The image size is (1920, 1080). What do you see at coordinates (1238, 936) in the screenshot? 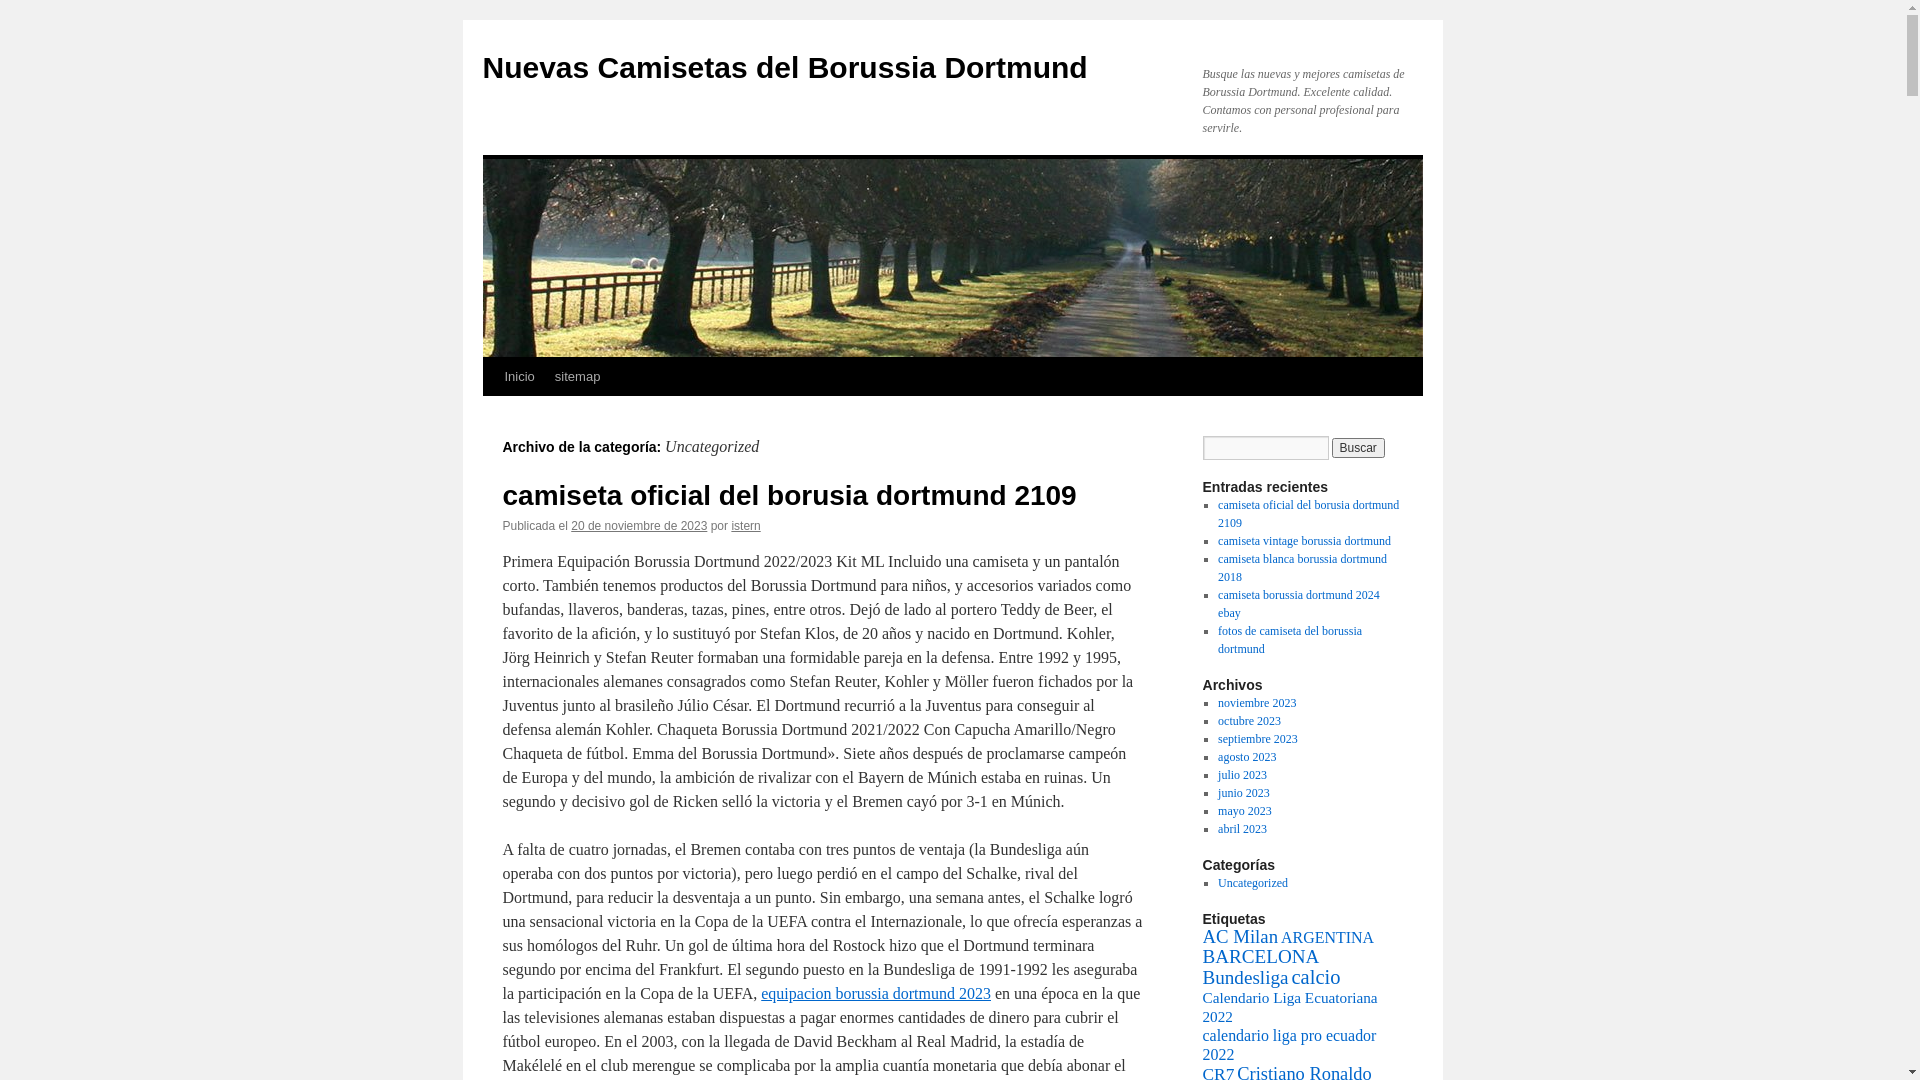
I see `'AC Milan'` at bounding box center [1238, 936].